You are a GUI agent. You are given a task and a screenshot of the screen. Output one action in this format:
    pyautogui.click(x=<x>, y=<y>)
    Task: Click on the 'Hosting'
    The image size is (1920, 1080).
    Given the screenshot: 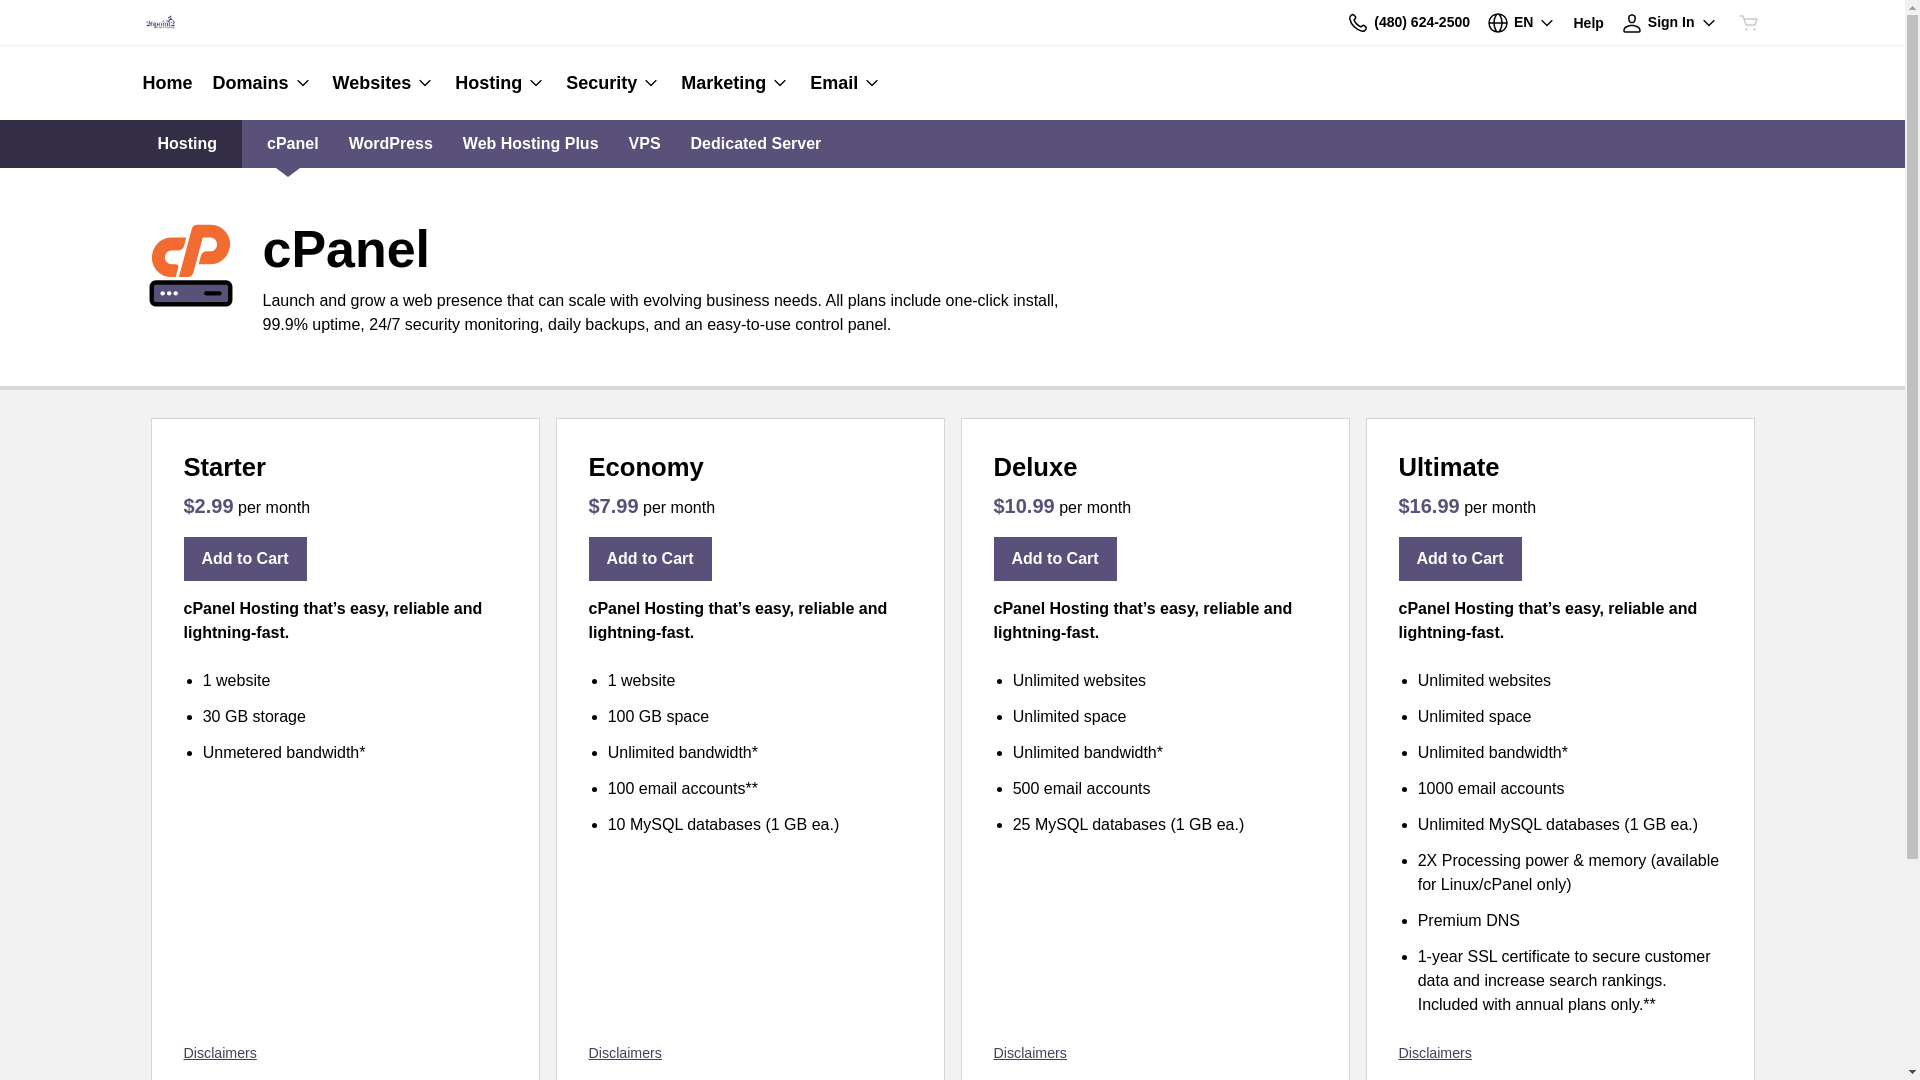 What is the action you would take?
    pyautogui.click(x=500, y=82)
    